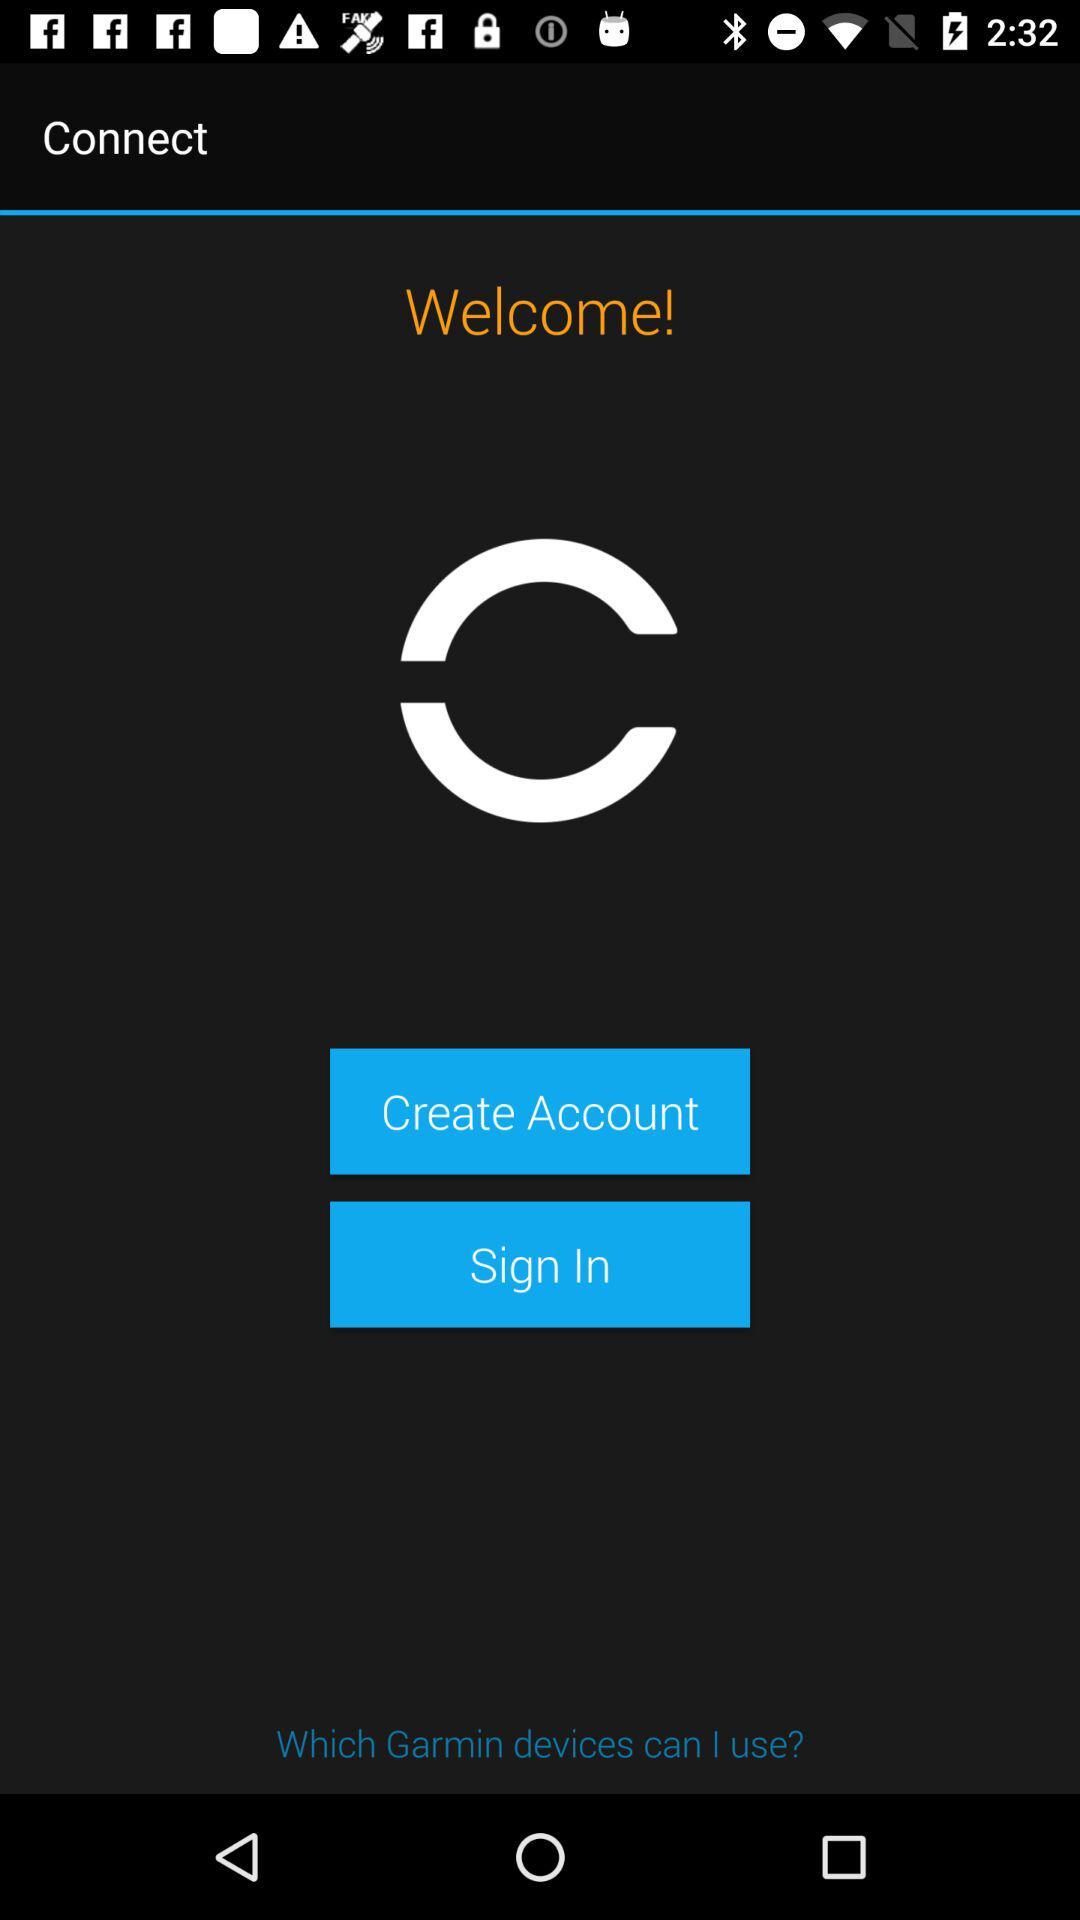 The height and width of the screenshot is (1920, 1080). Describe the element at coordinates (540, 1741) in the screenshot. I see `which garmin devices` at that location.